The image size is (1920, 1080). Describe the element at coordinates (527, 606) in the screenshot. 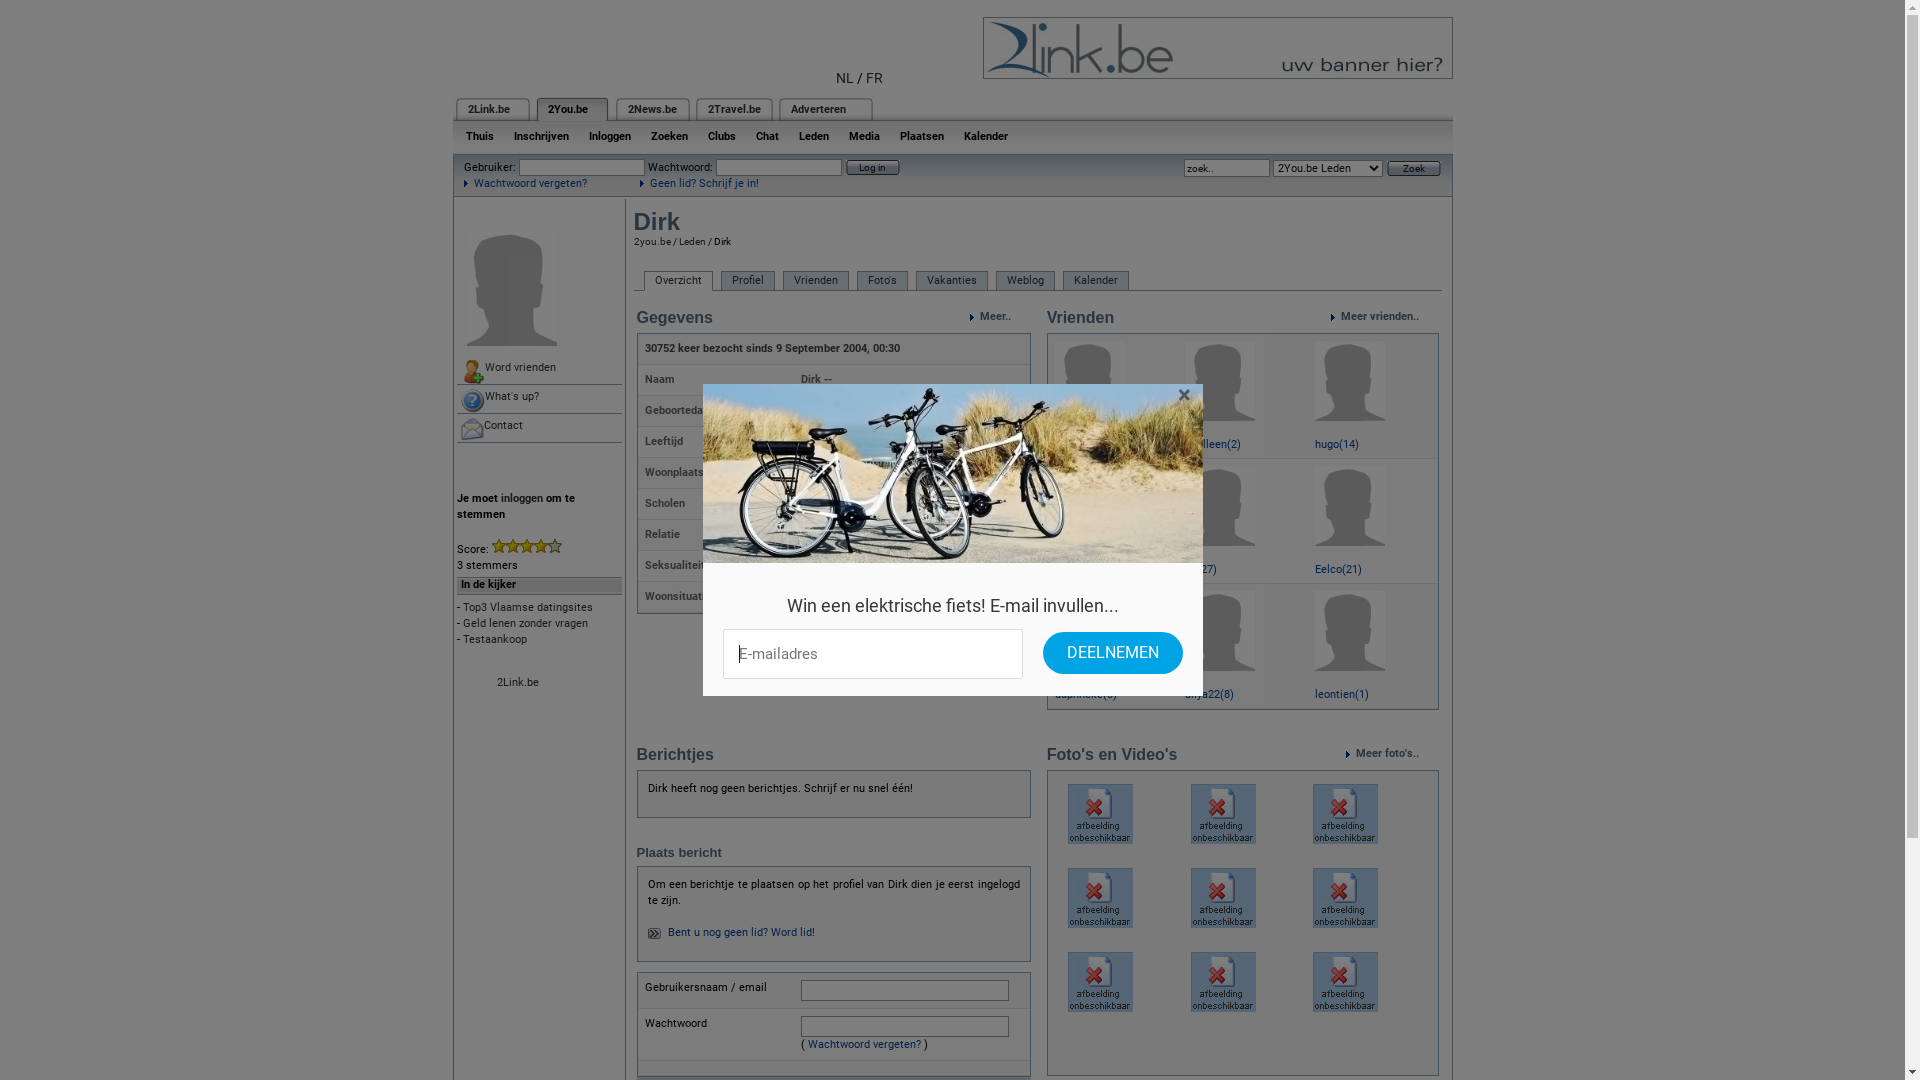

I see `'Top3 Vlaamse datingsites'` at that location.